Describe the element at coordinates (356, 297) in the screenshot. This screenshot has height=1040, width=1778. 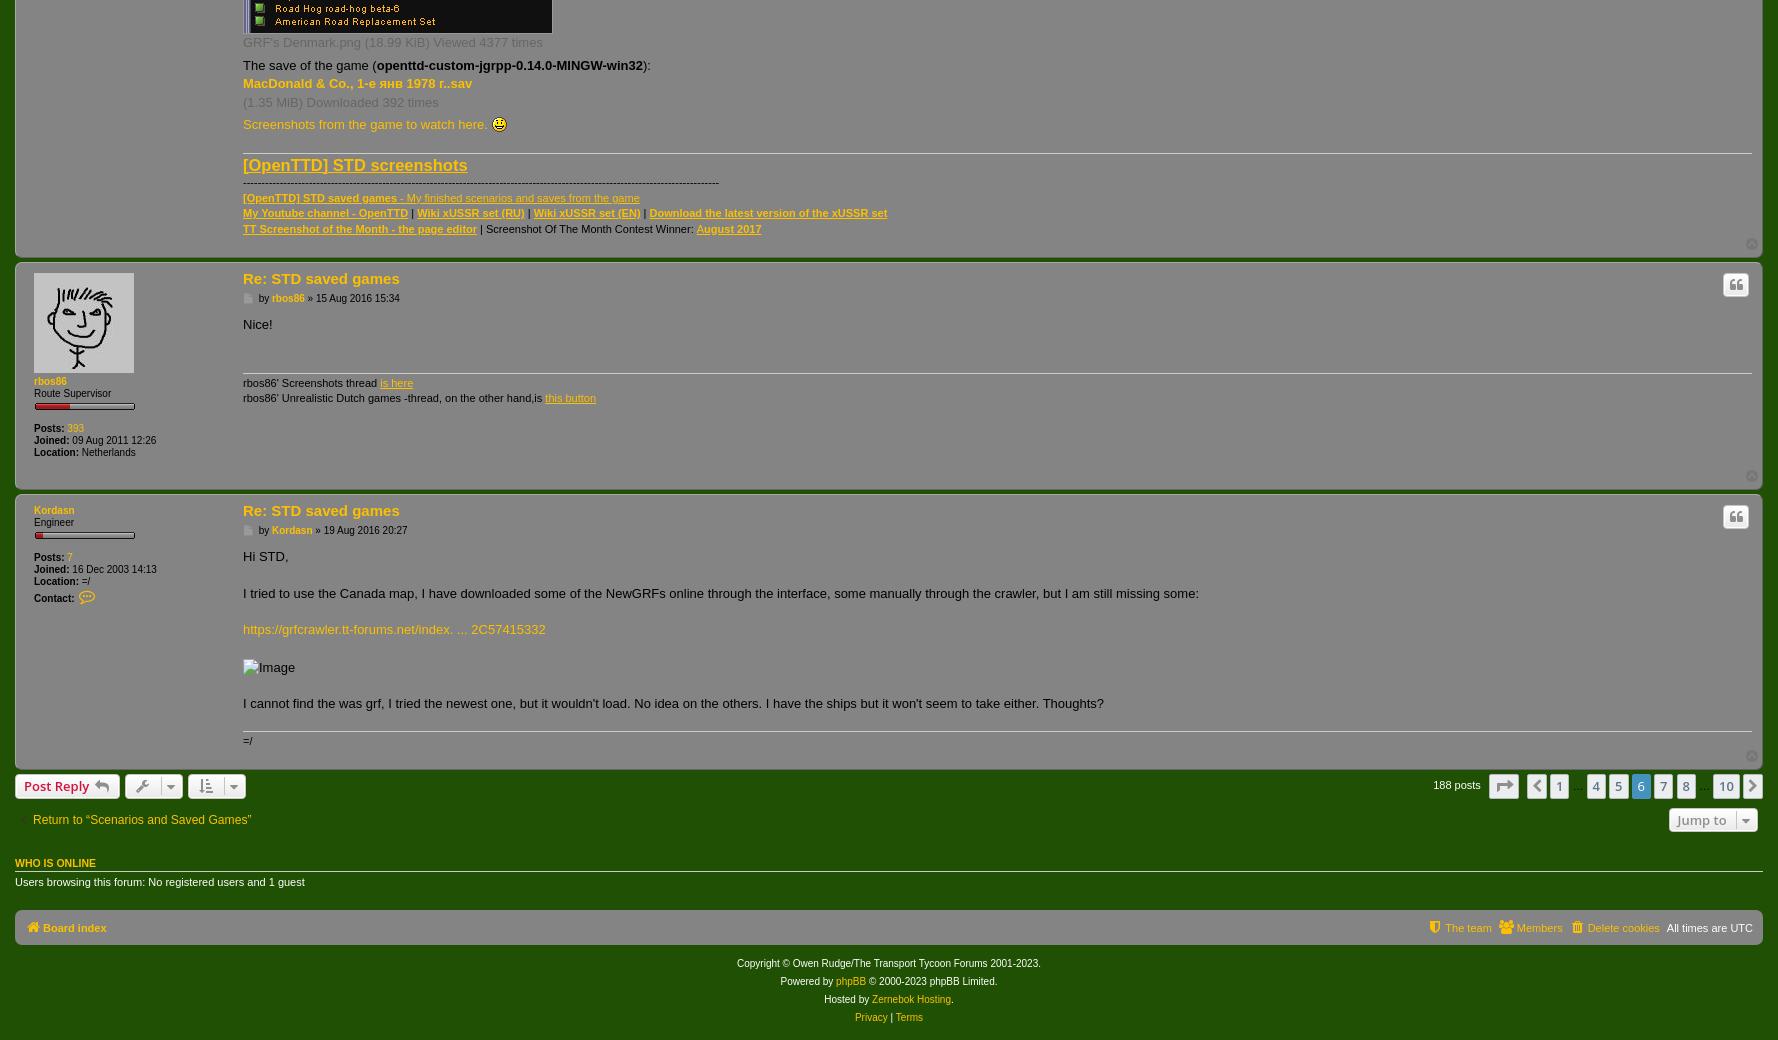
I see `'15 Aug 2016 15:34'` at that location.